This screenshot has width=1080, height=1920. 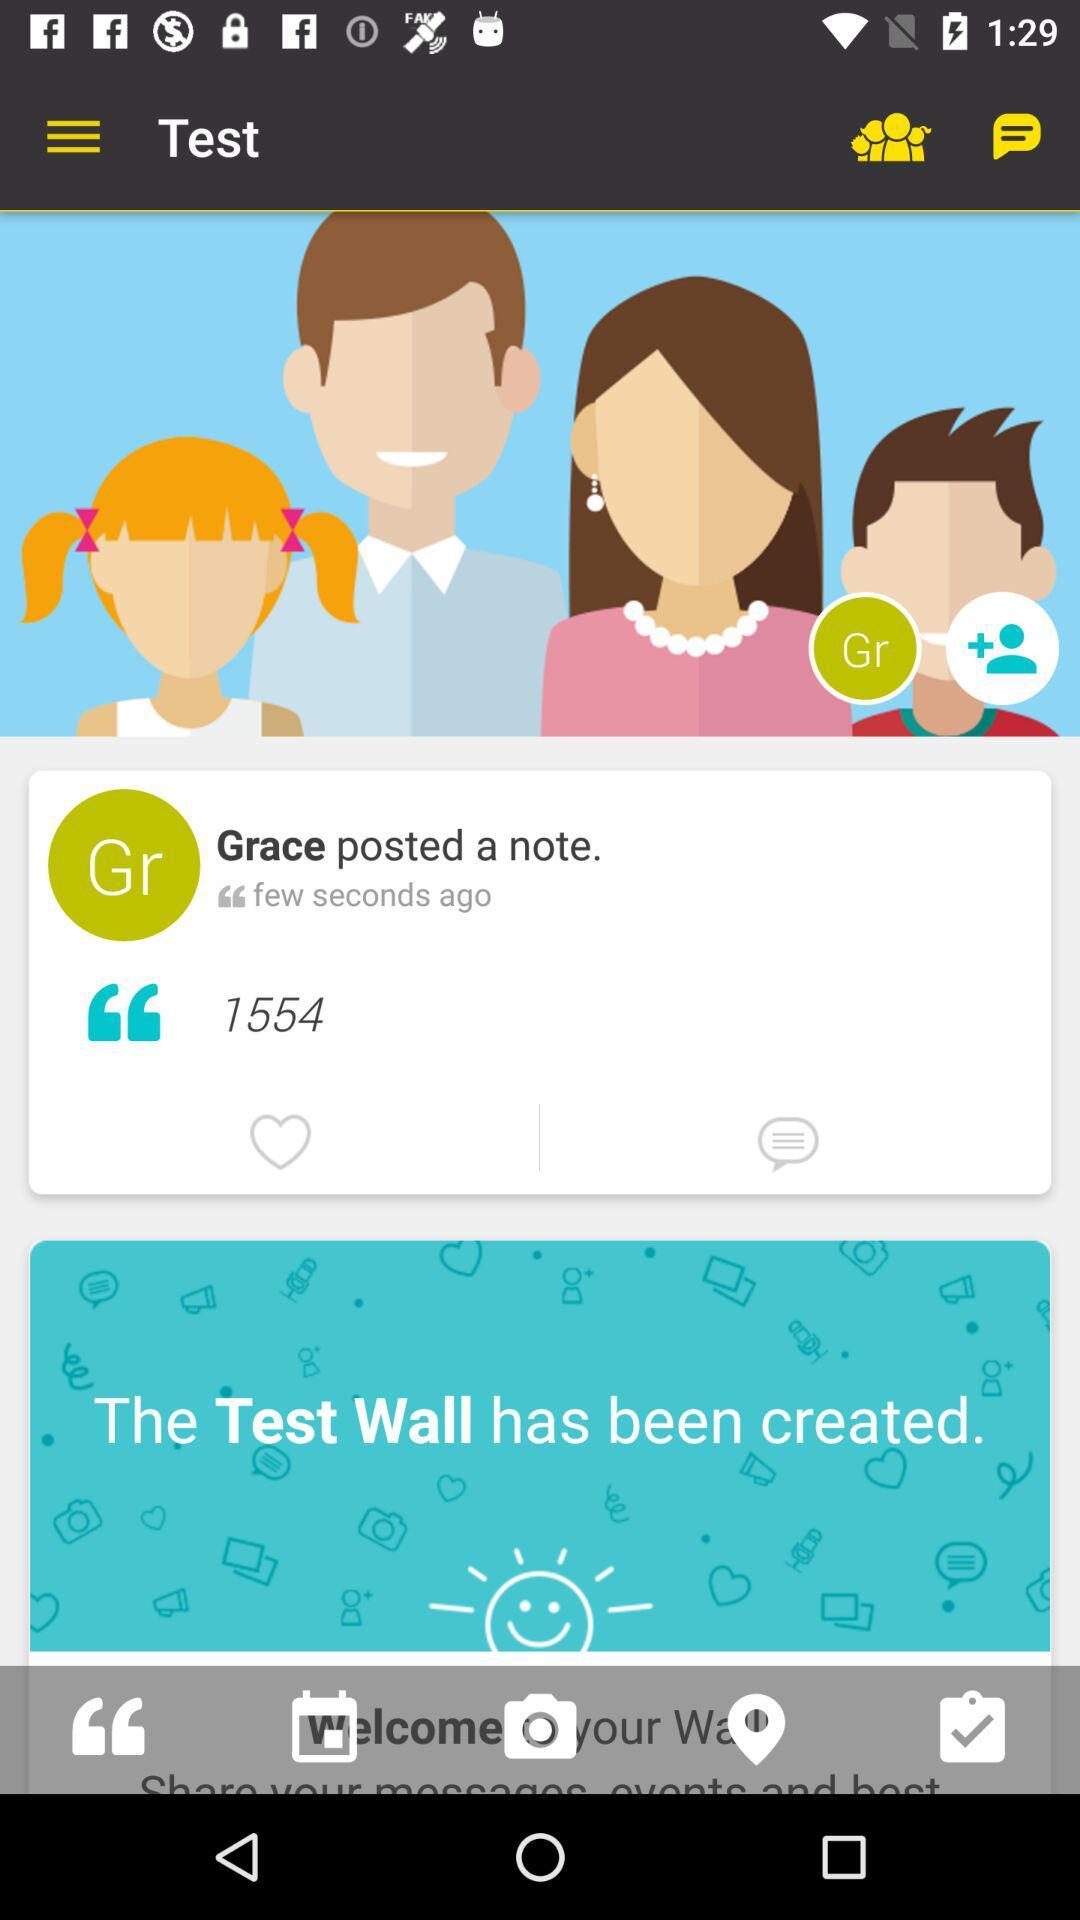 What do you see at coordinates (230, 892) in the screenshot?
I see `item to the left of few seconds ago icon` at bounding box center [230, 892].